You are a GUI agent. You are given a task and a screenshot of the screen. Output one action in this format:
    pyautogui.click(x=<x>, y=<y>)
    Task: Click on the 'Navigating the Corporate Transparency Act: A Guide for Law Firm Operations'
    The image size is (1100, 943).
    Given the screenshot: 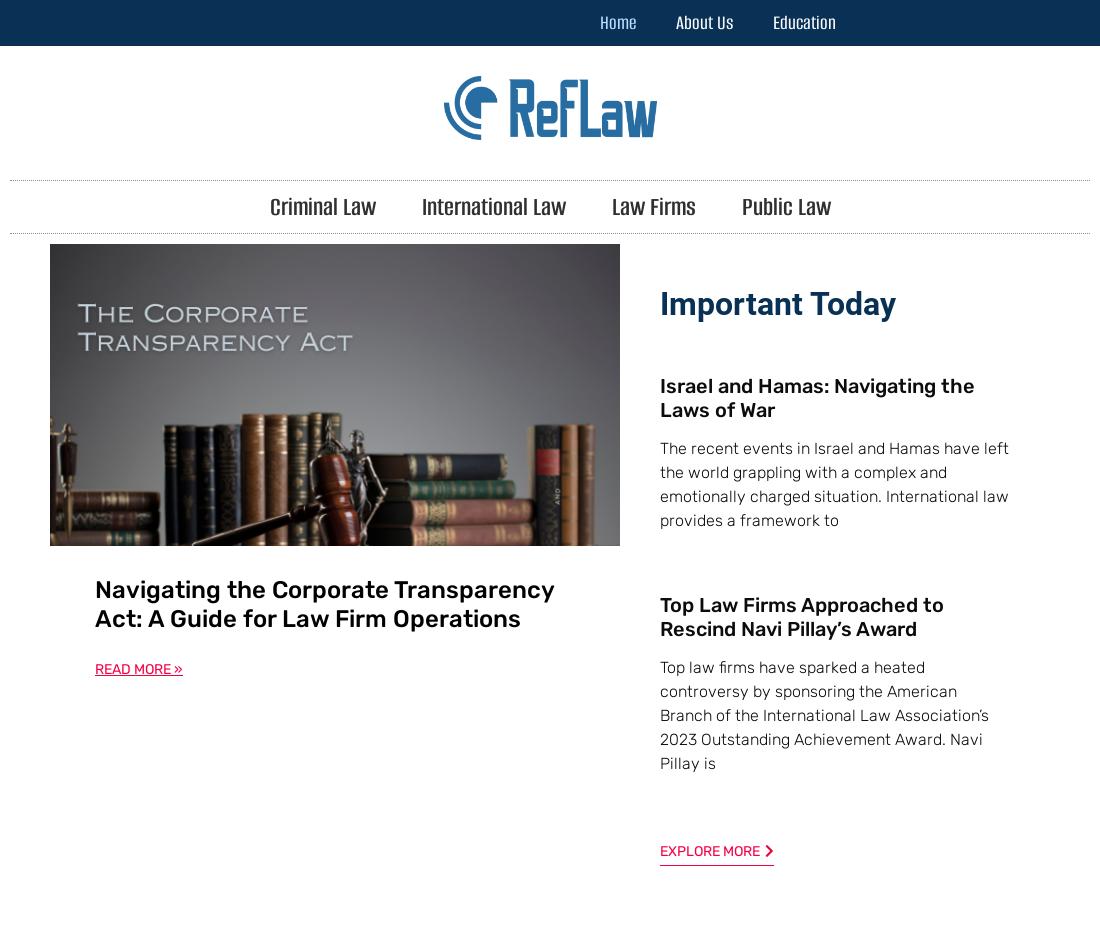 What is the action you would take?
    pyautogui.click(x=323, y=602)
    